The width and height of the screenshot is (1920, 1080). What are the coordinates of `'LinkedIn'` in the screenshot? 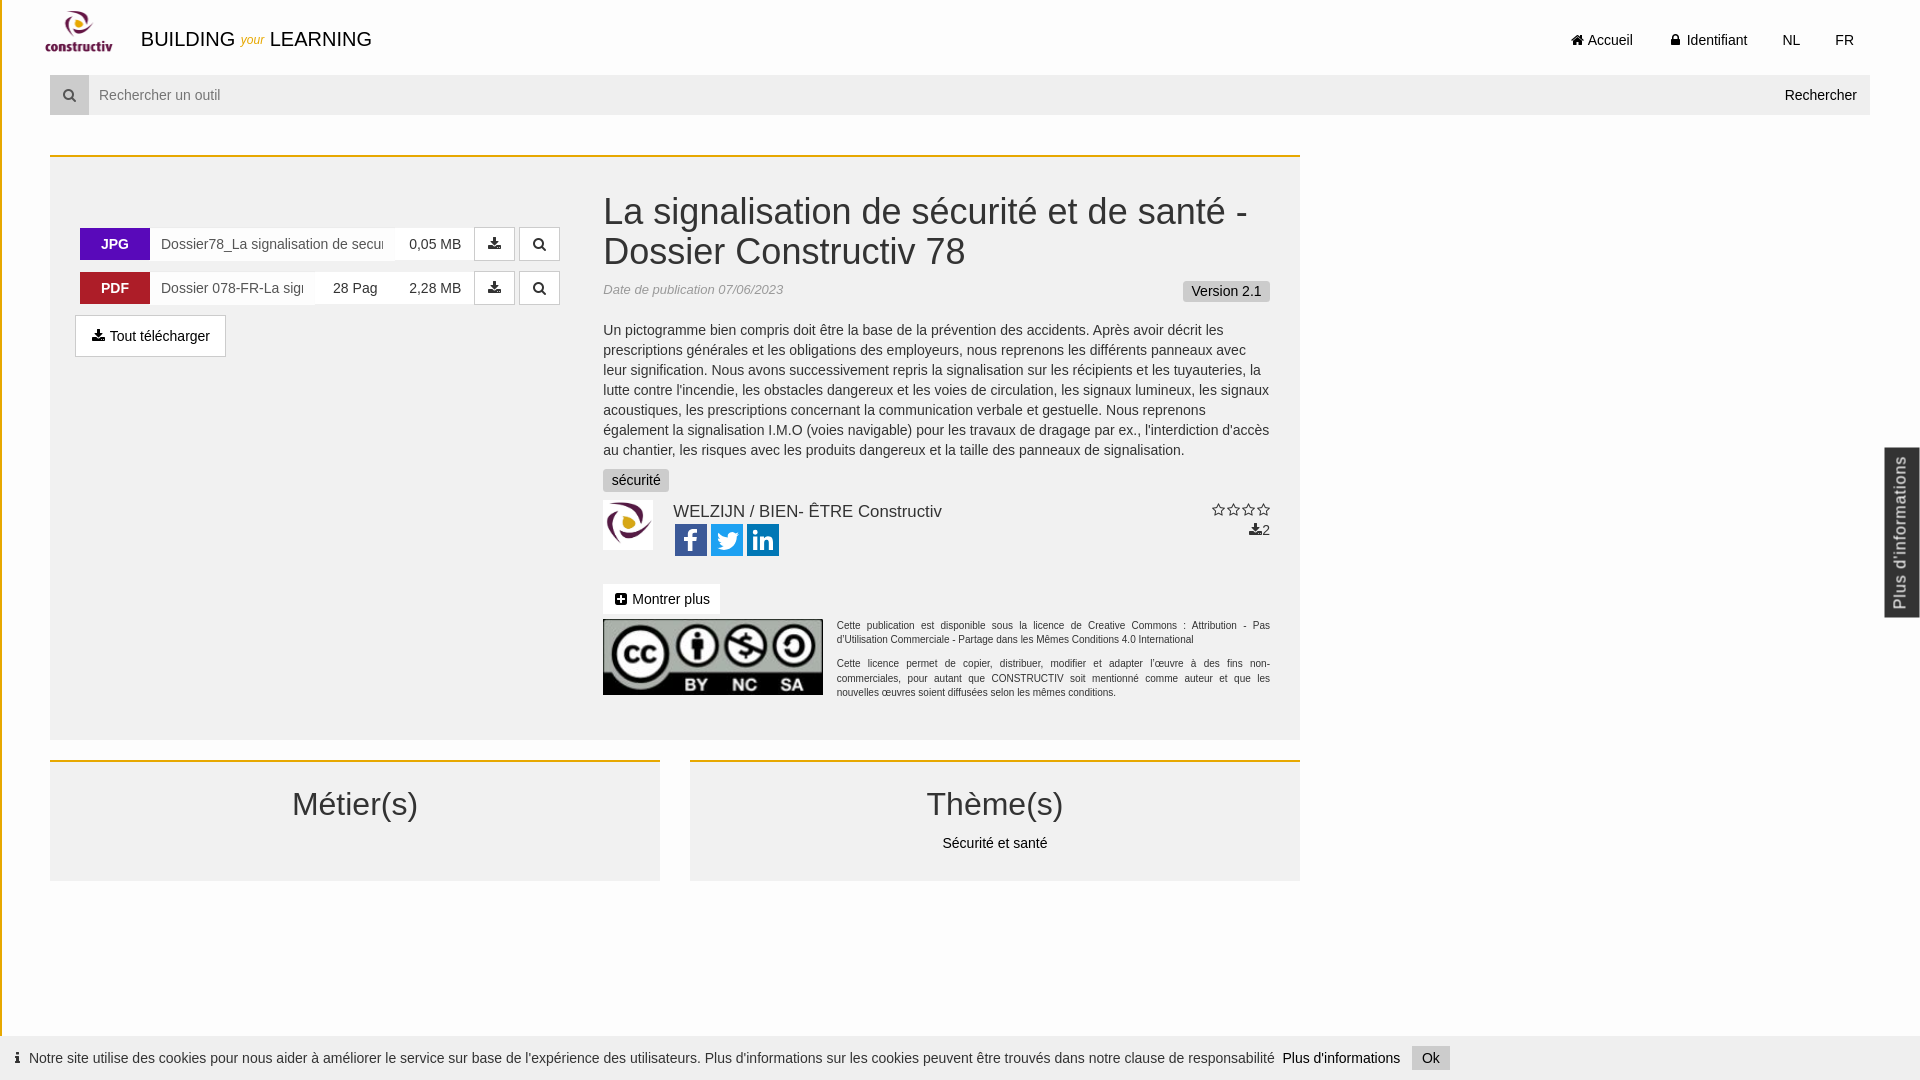 It's located at (762, 540).